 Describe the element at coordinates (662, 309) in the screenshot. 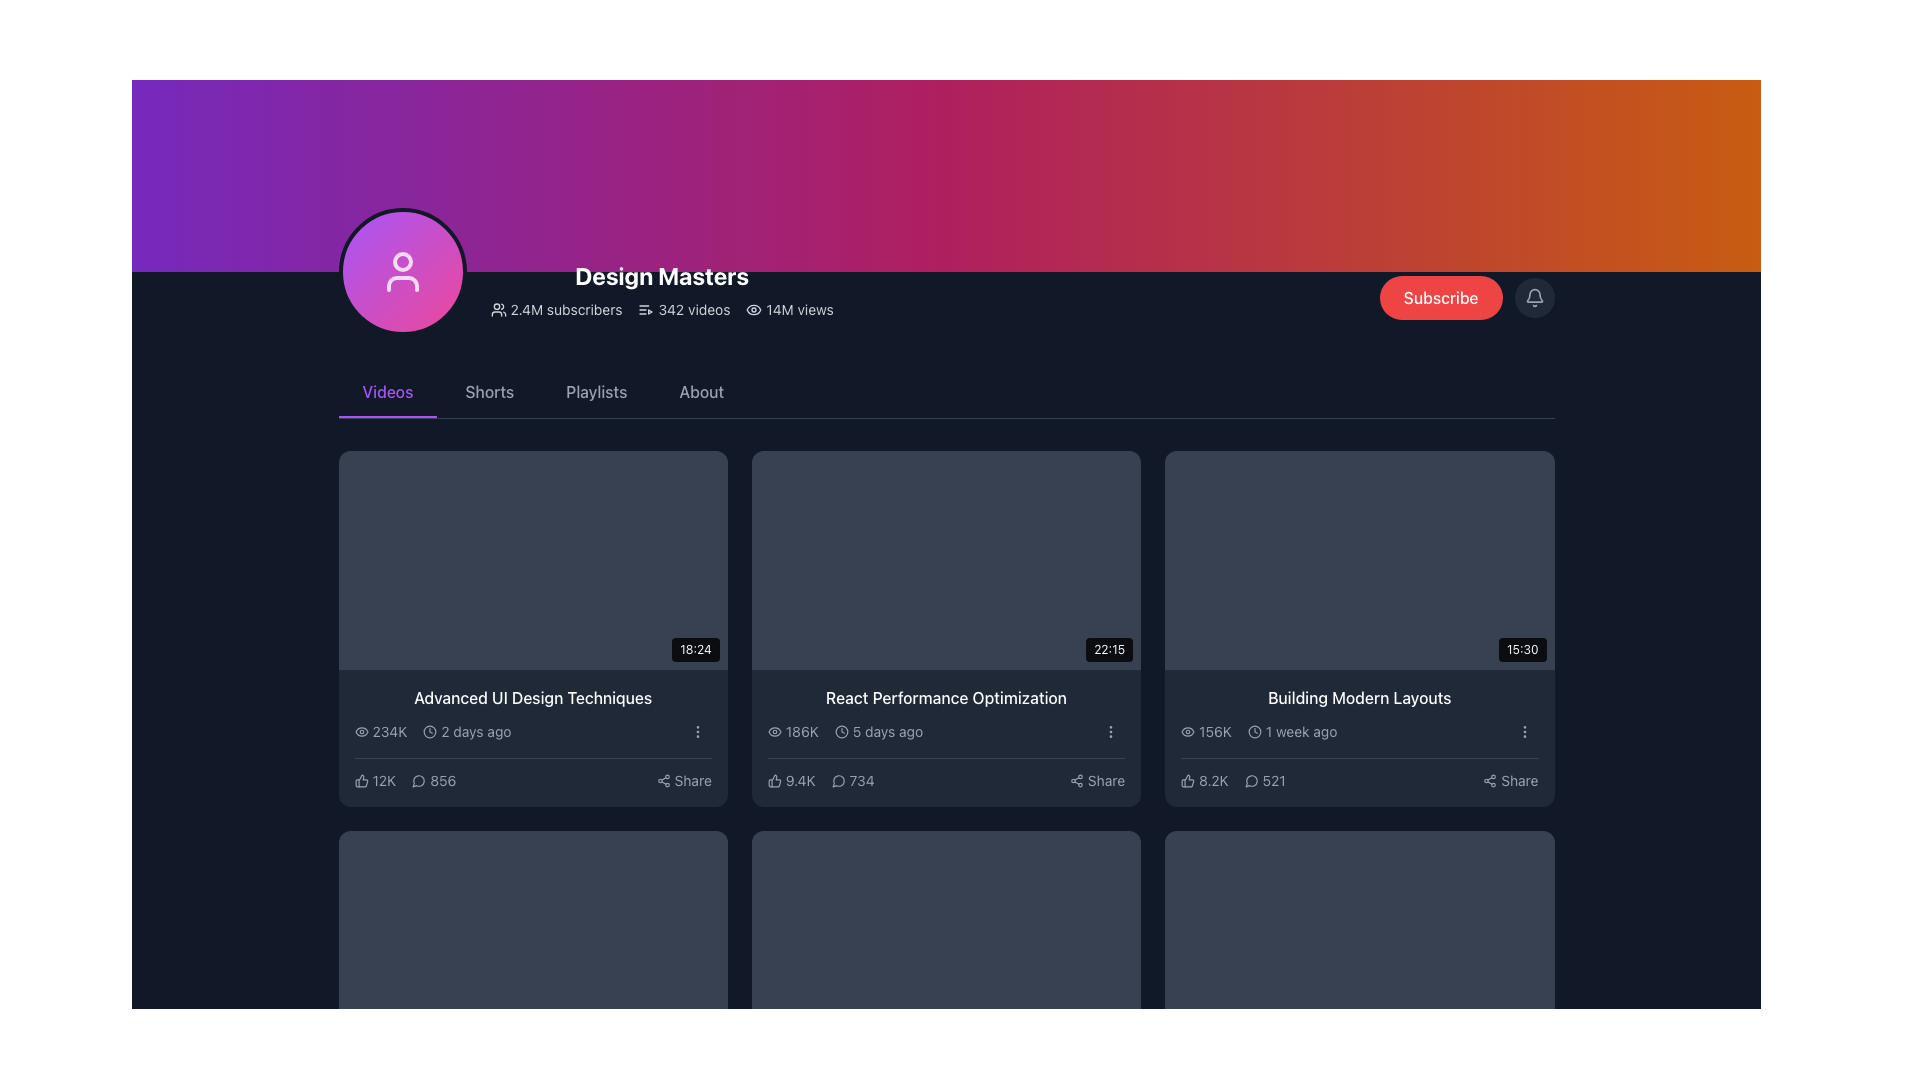

I see `information displayed in the Text block with icons located below the title 'Design Masters' at the top of the page` at that location.